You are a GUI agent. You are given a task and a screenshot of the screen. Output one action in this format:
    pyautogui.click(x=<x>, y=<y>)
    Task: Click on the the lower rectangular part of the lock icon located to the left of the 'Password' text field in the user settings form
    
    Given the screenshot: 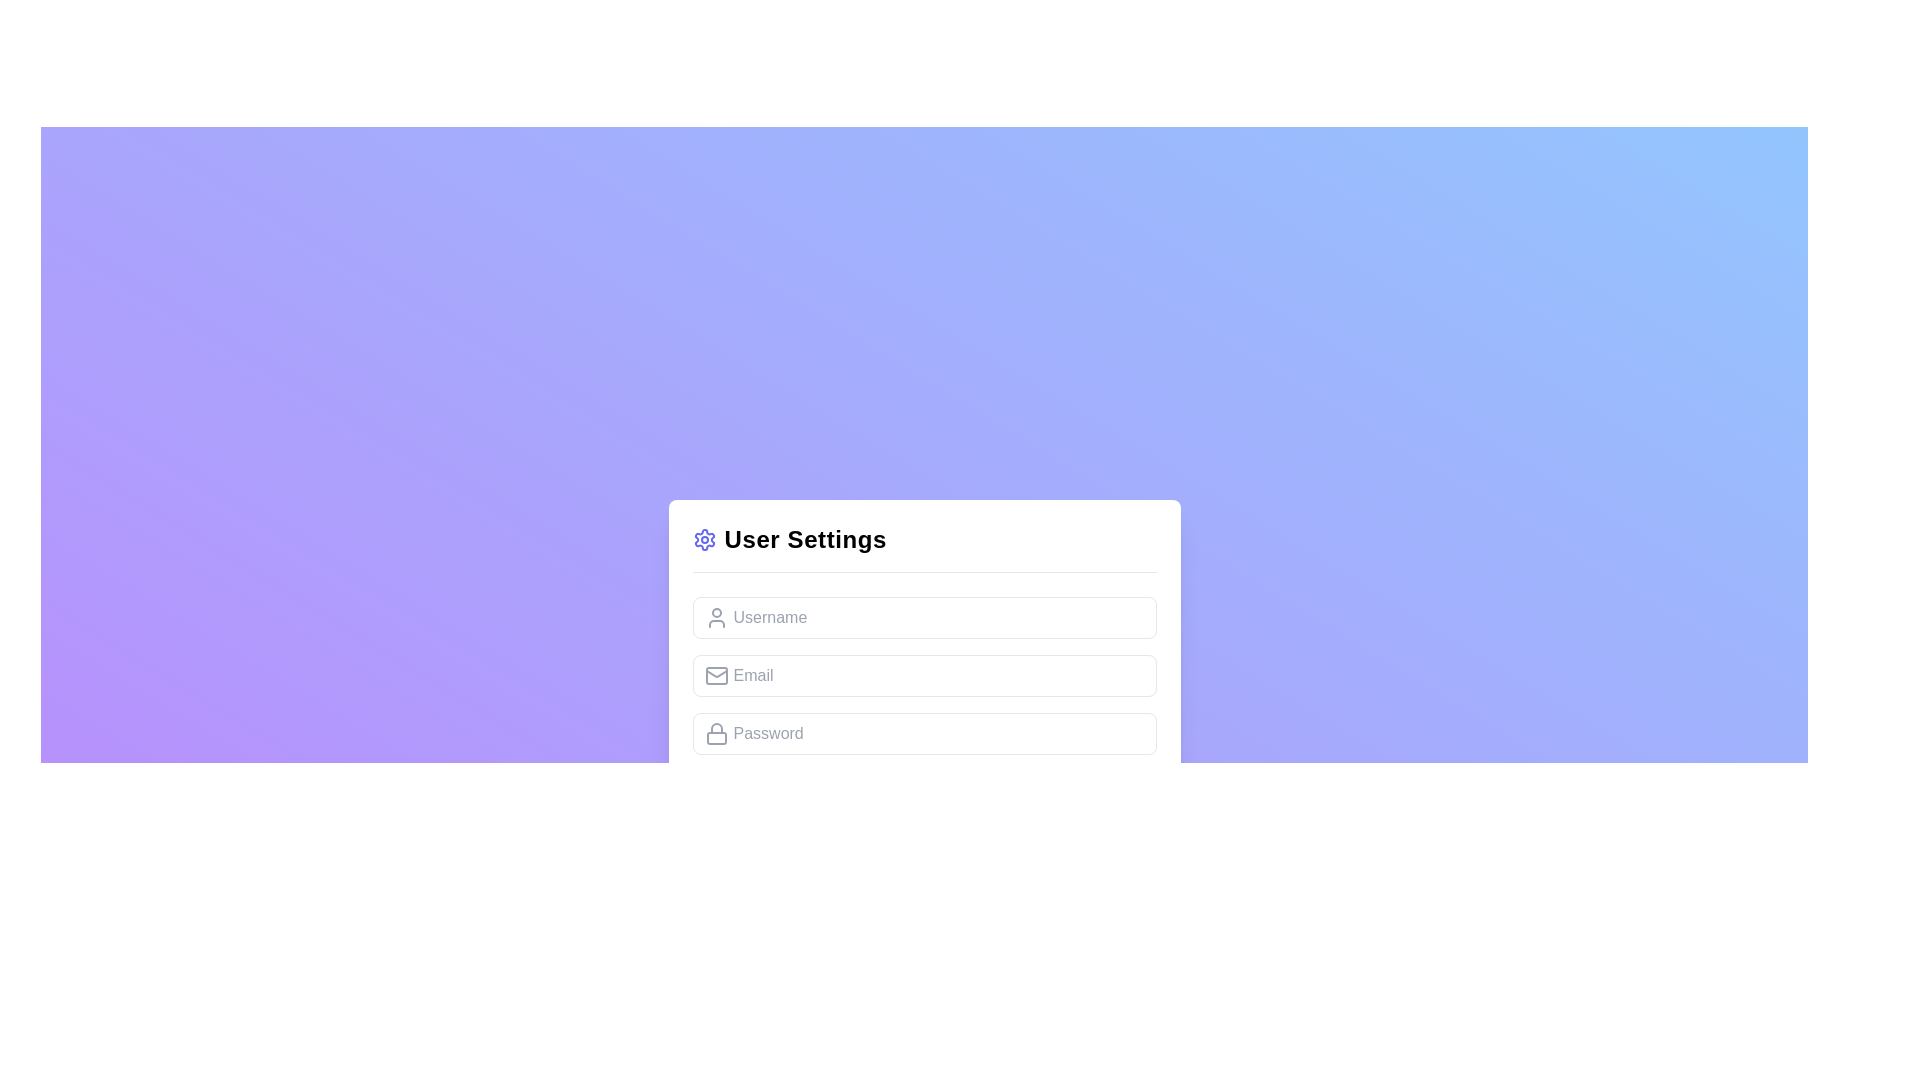 What is the action you would take?
    pyautogui.click(x=716, y=737)
    